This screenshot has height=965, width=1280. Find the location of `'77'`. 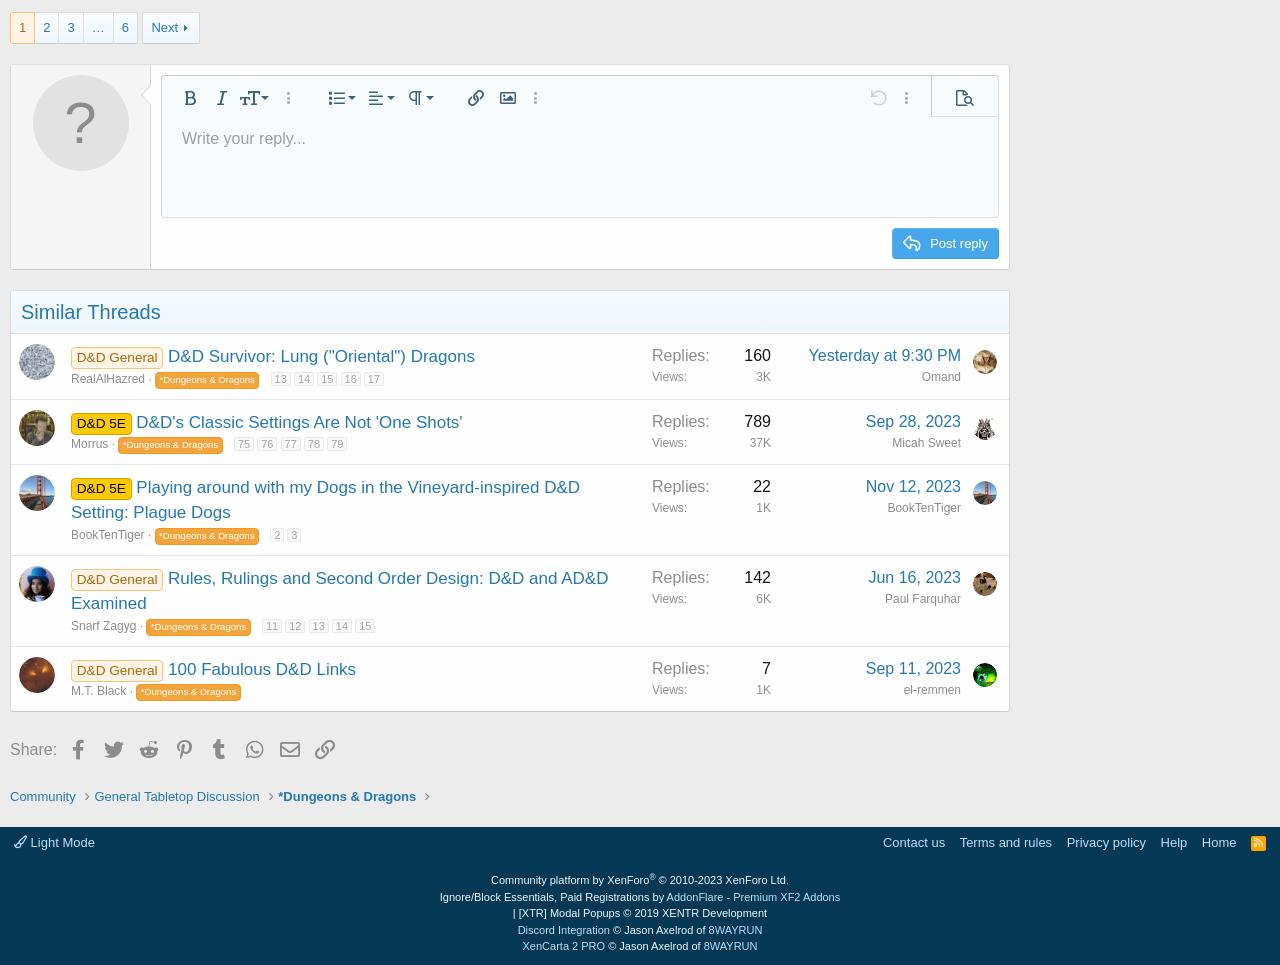

'77' is located at coordinates (289, 443).